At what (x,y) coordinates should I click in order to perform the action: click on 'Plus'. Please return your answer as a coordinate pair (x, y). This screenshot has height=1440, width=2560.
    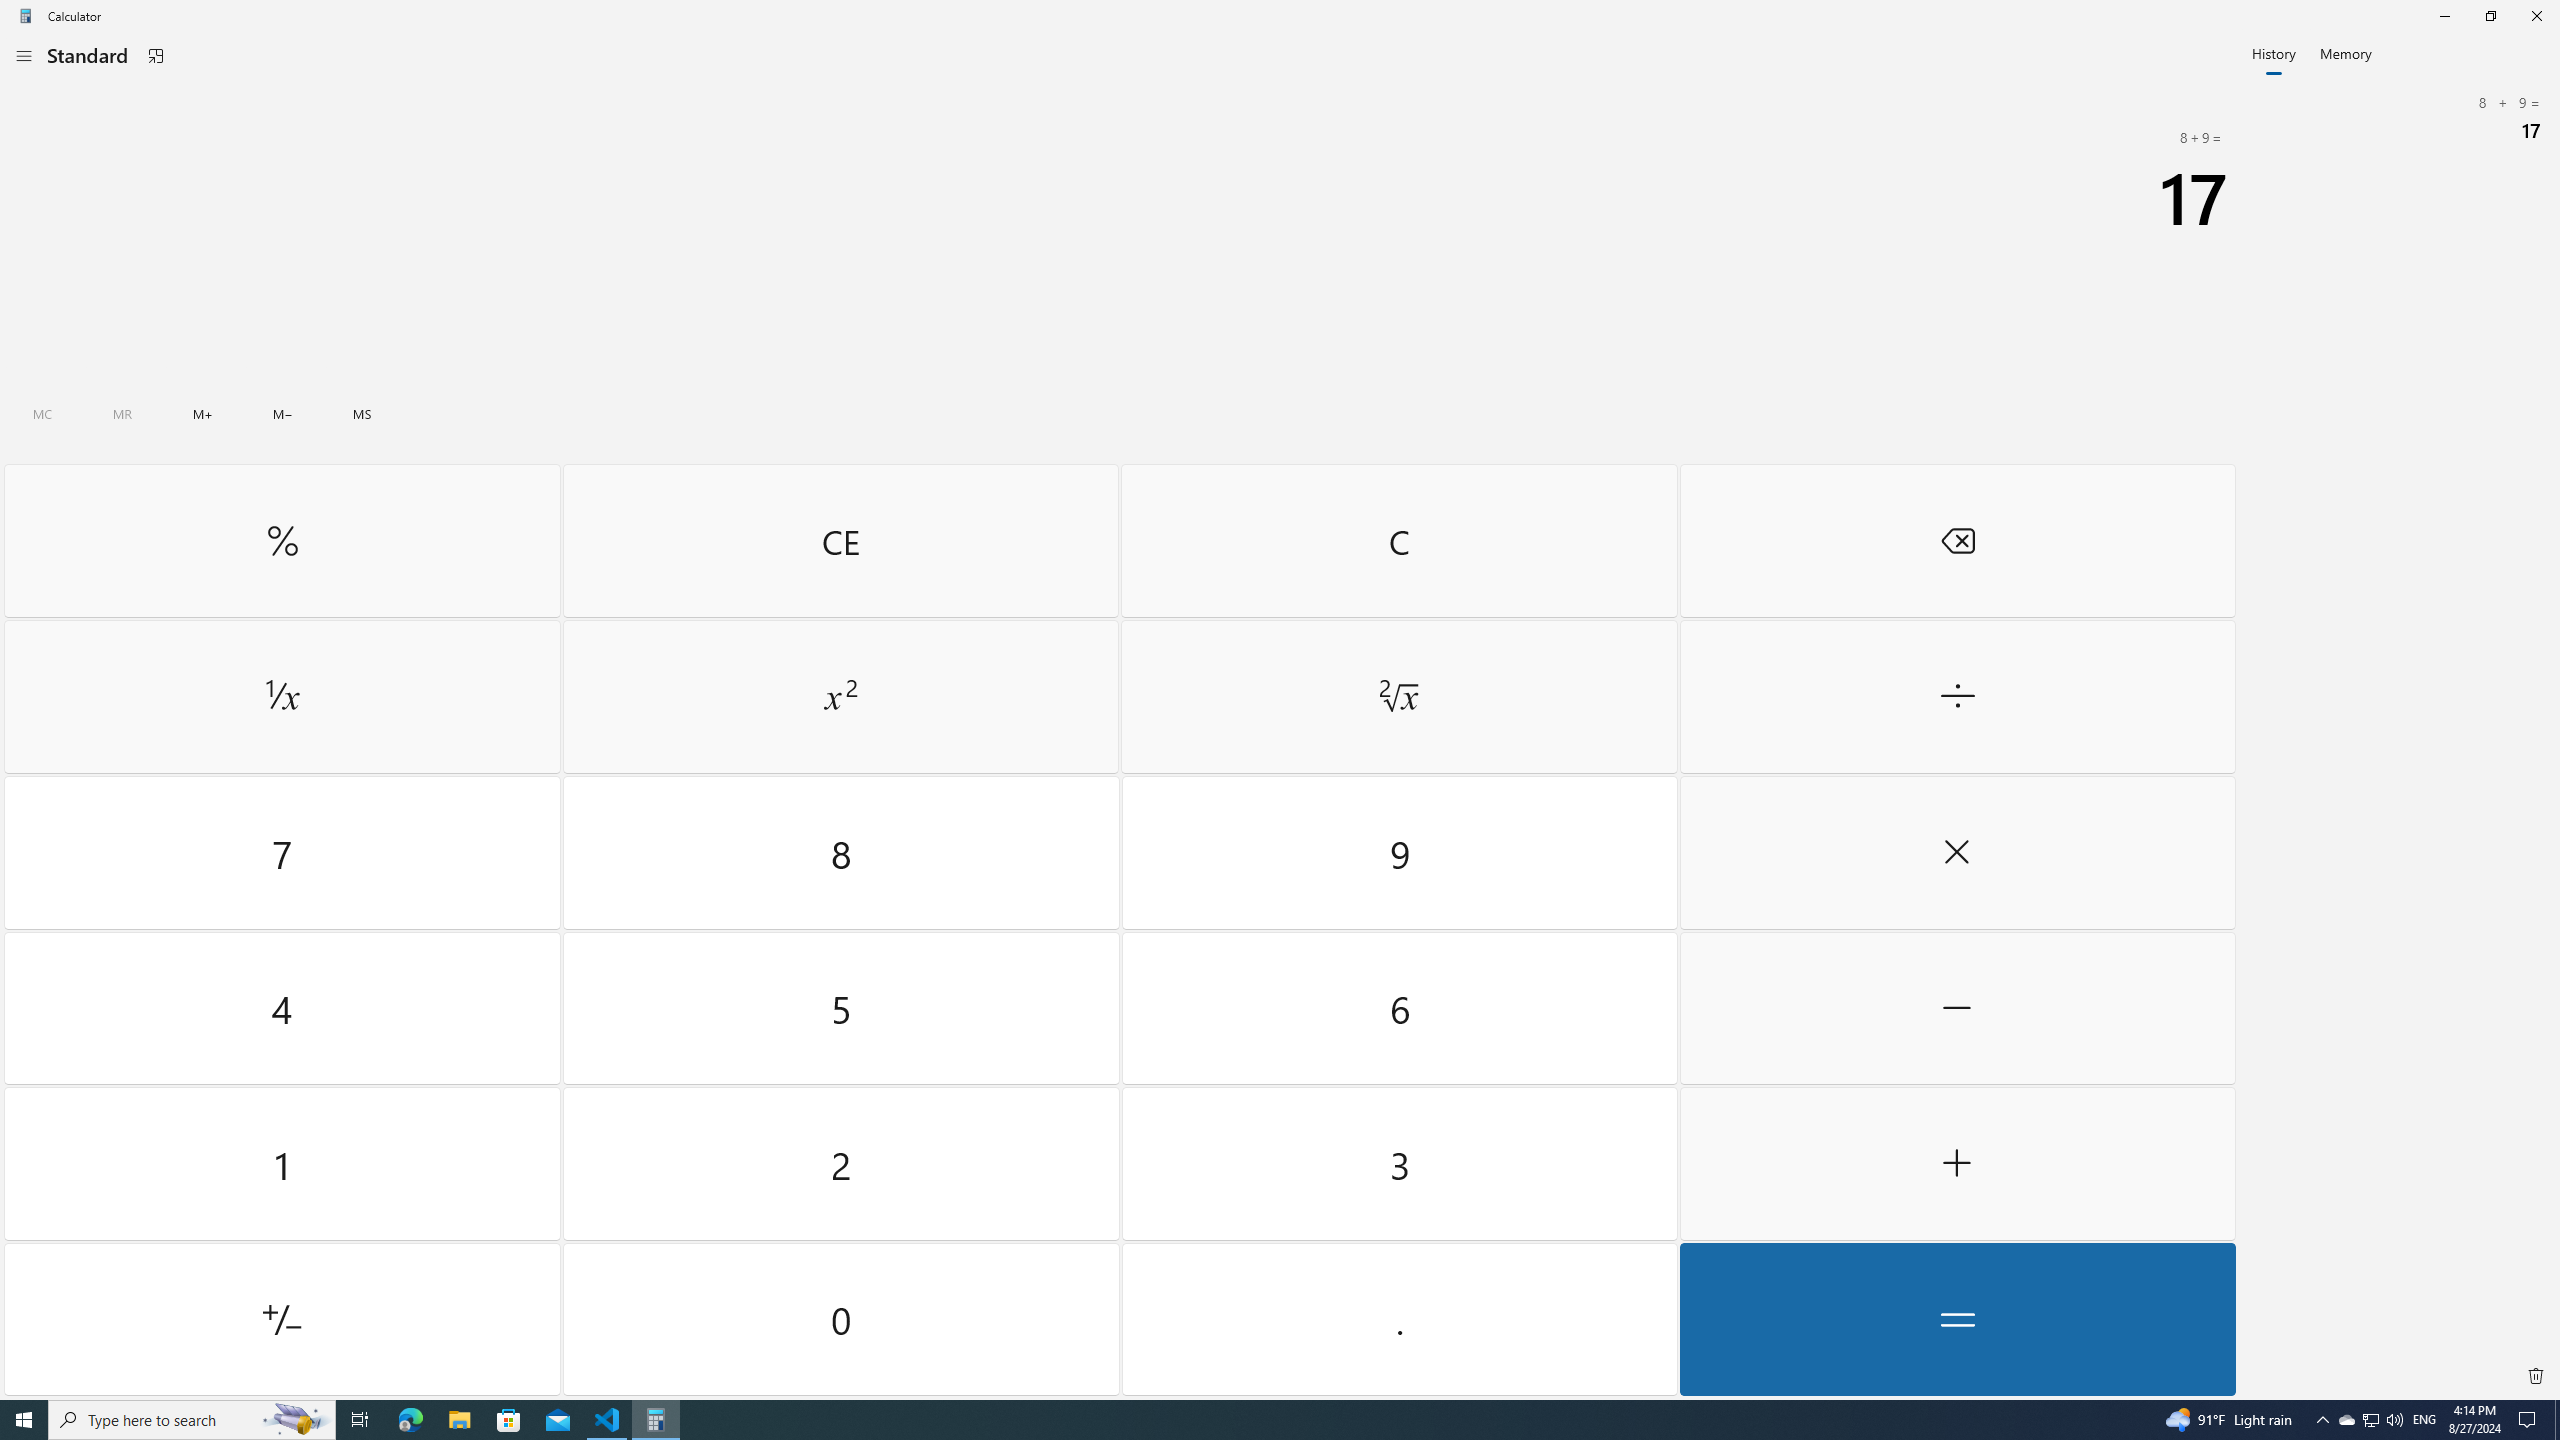
    Looking at the image, I should click on (1956, 1164).